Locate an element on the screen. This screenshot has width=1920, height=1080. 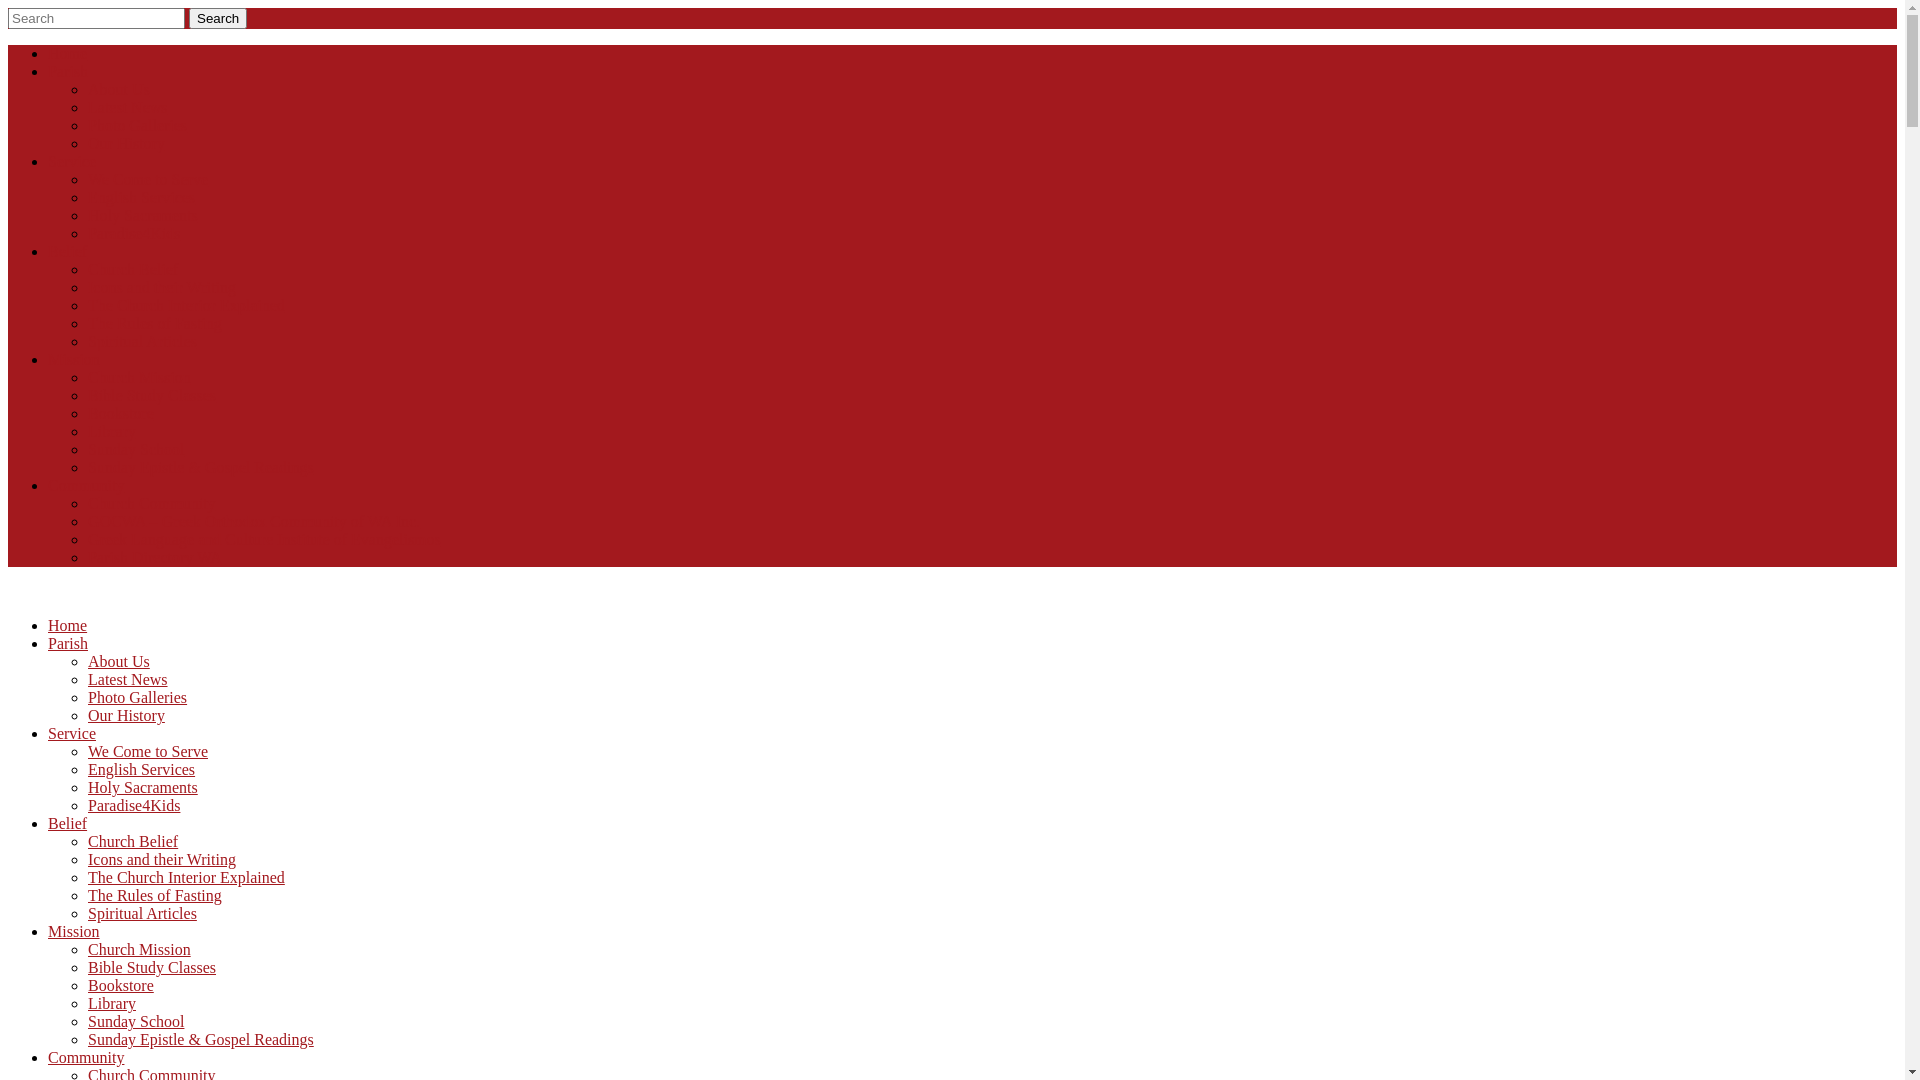
'Church Belief' is located at coordinates (132, 841).